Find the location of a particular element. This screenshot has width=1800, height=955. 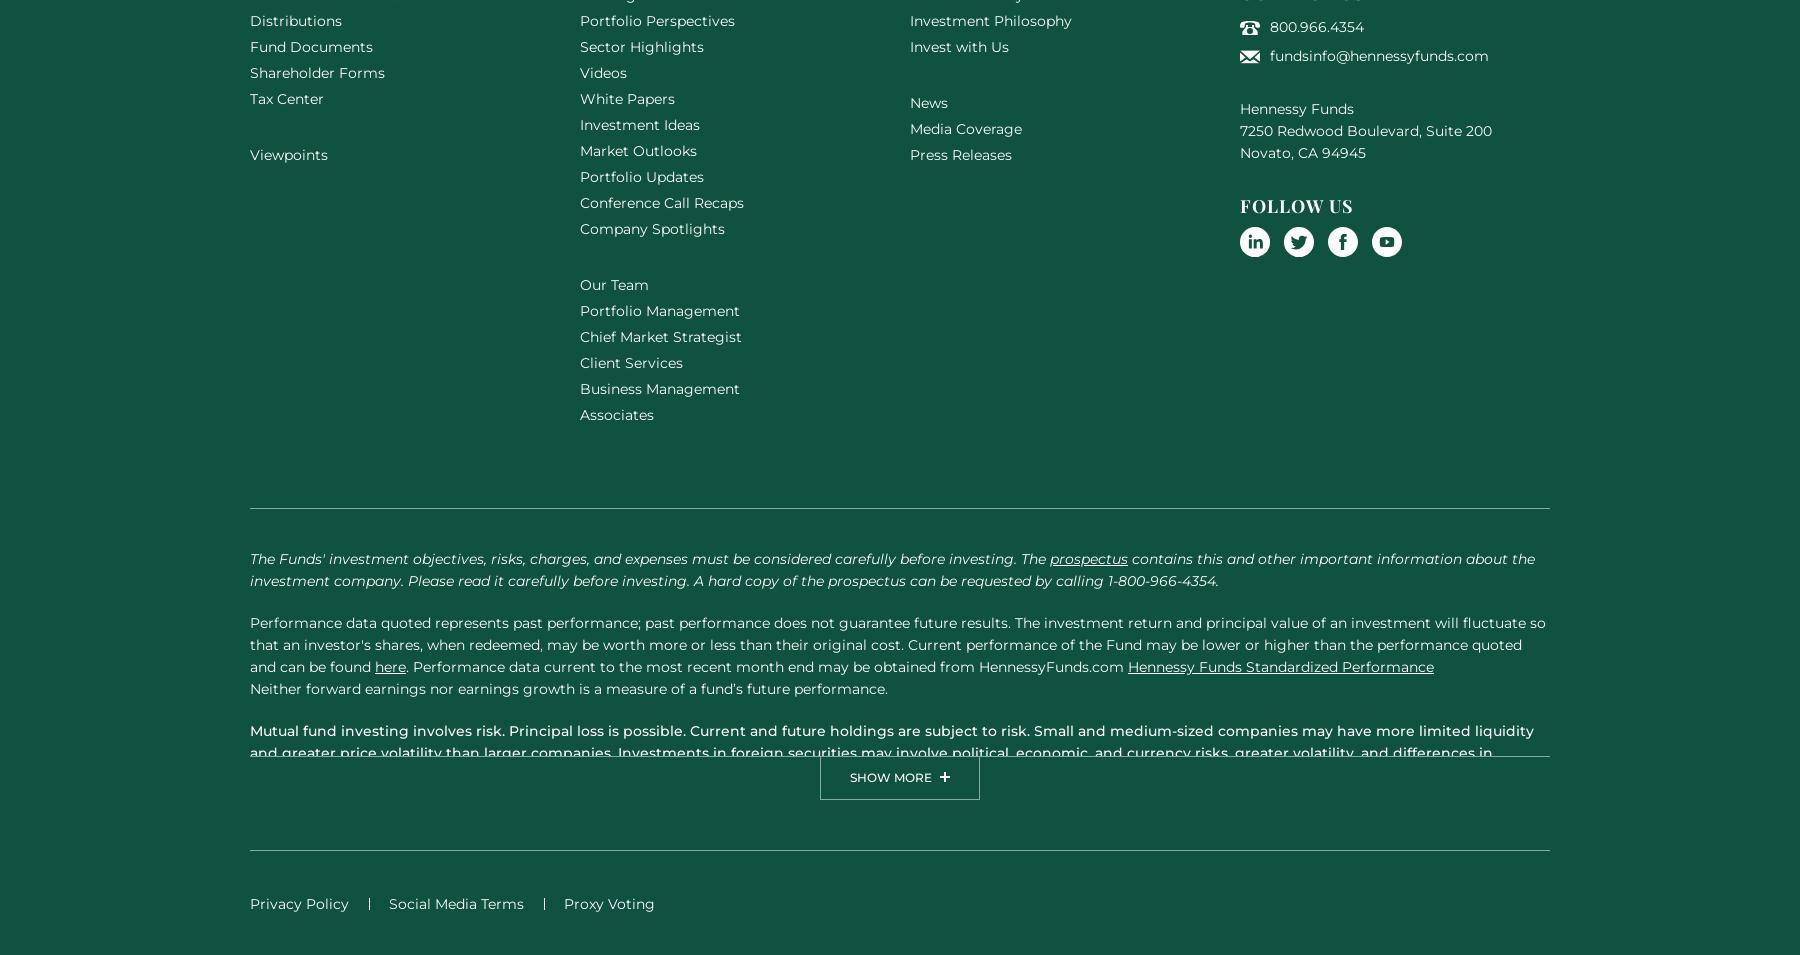

'Investment Ideas' is located at coordinates (640, 122).